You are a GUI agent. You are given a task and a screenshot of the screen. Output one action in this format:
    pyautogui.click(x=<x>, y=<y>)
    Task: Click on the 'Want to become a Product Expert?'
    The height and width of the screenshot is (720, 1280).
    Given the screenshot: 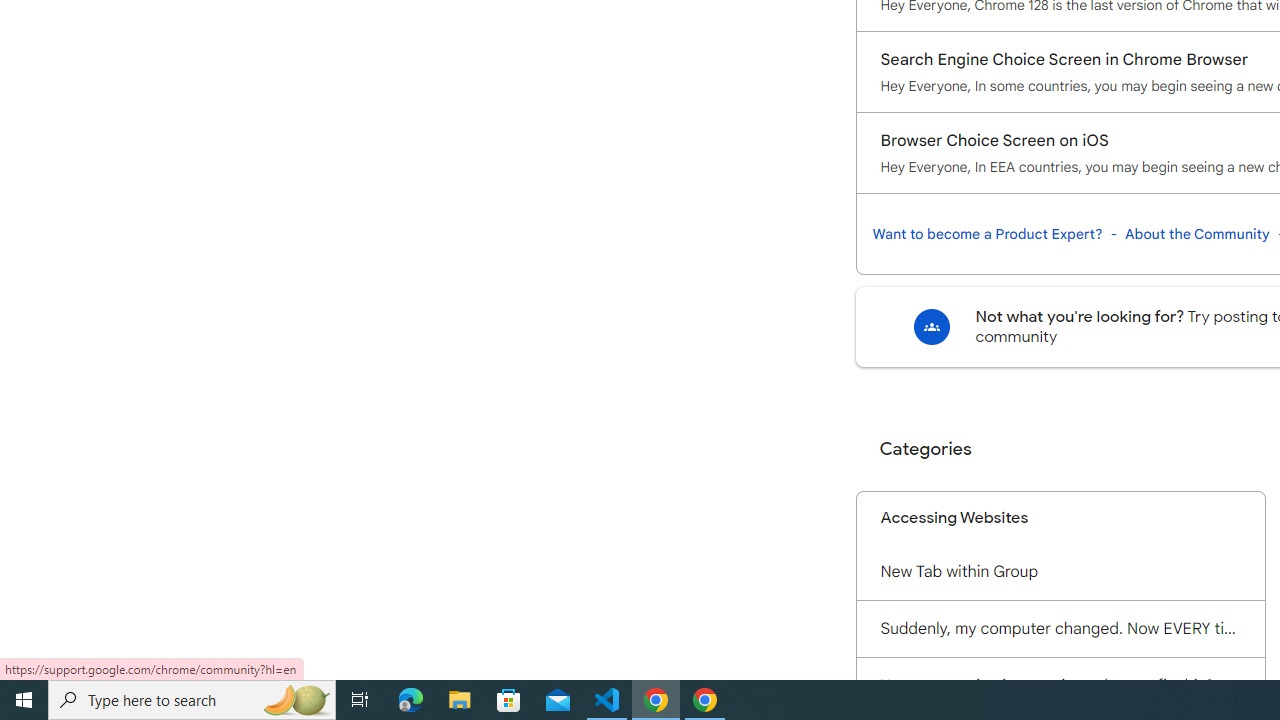 What is the action you would take?
    pyautogui.click(x=987, y=233)
    